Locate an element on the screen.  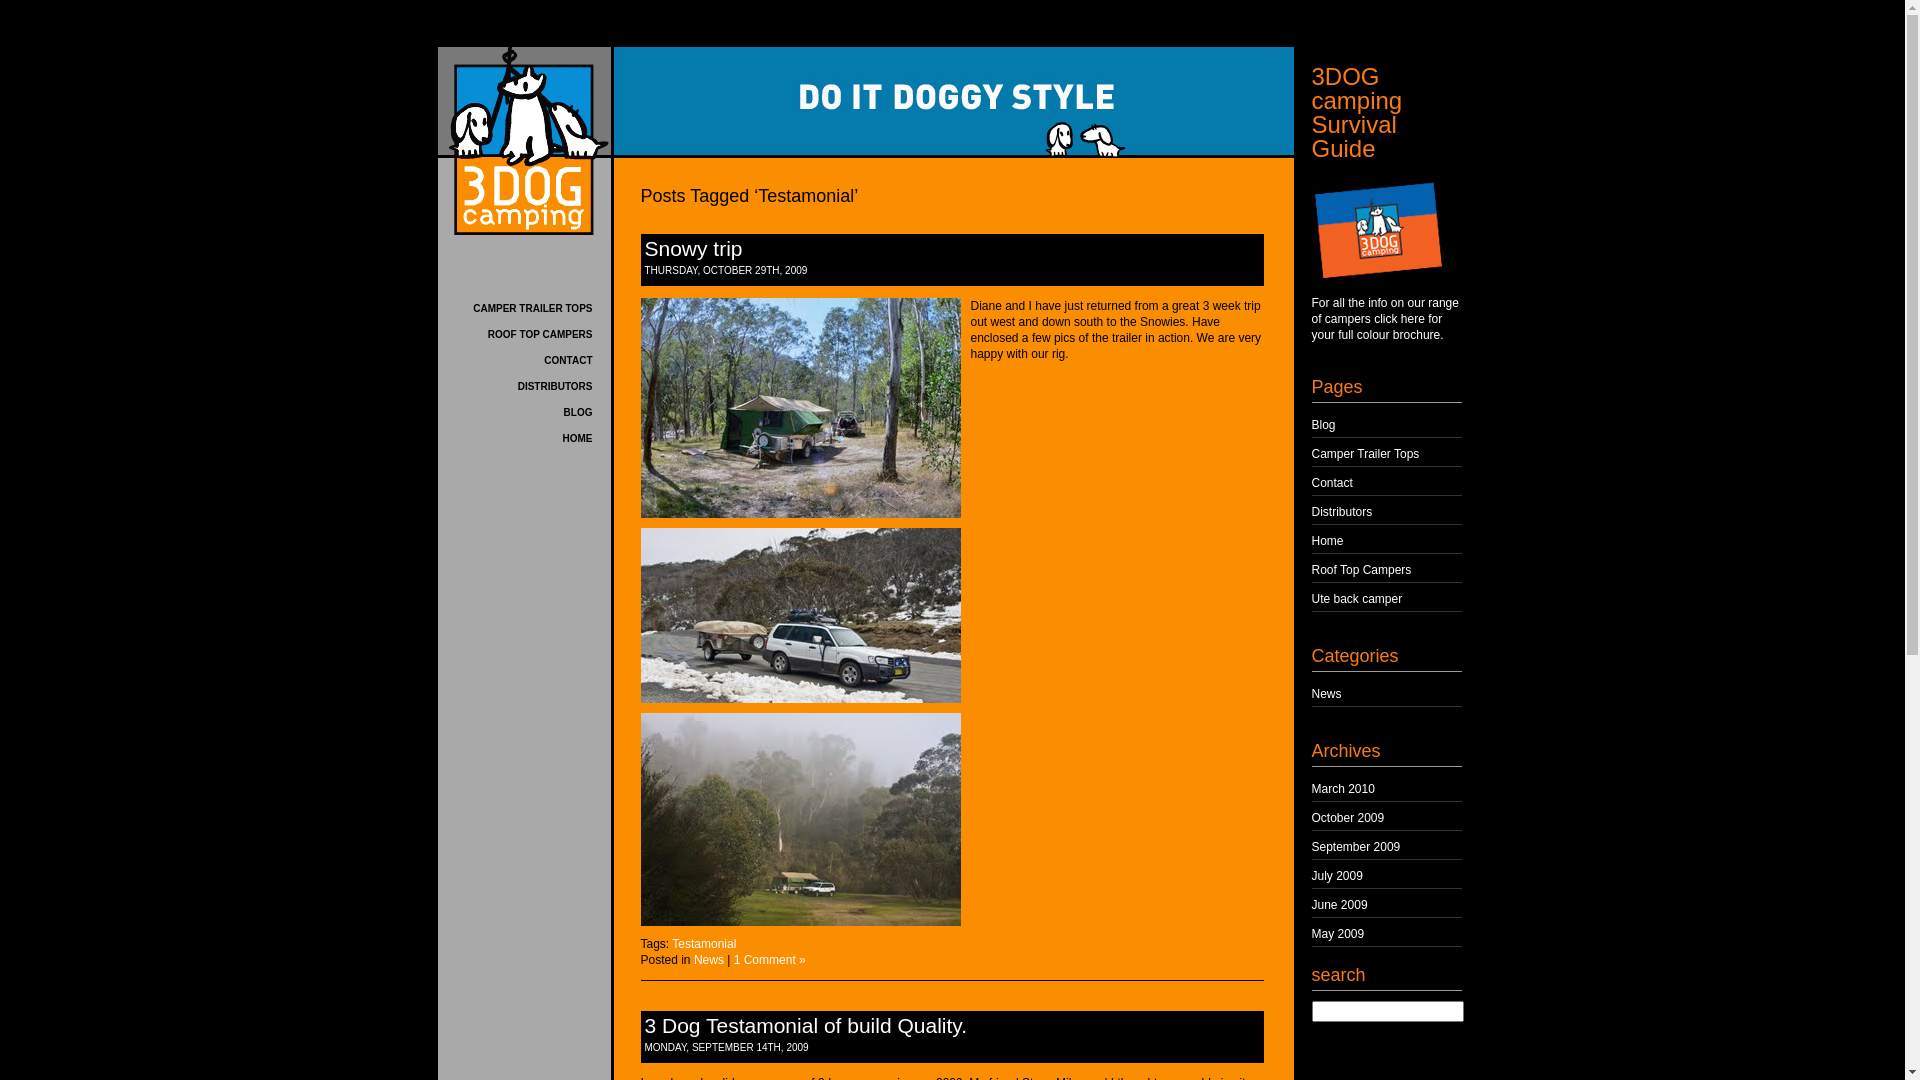
'DISTRIBUTORS' is located at coordinates (518, 386).